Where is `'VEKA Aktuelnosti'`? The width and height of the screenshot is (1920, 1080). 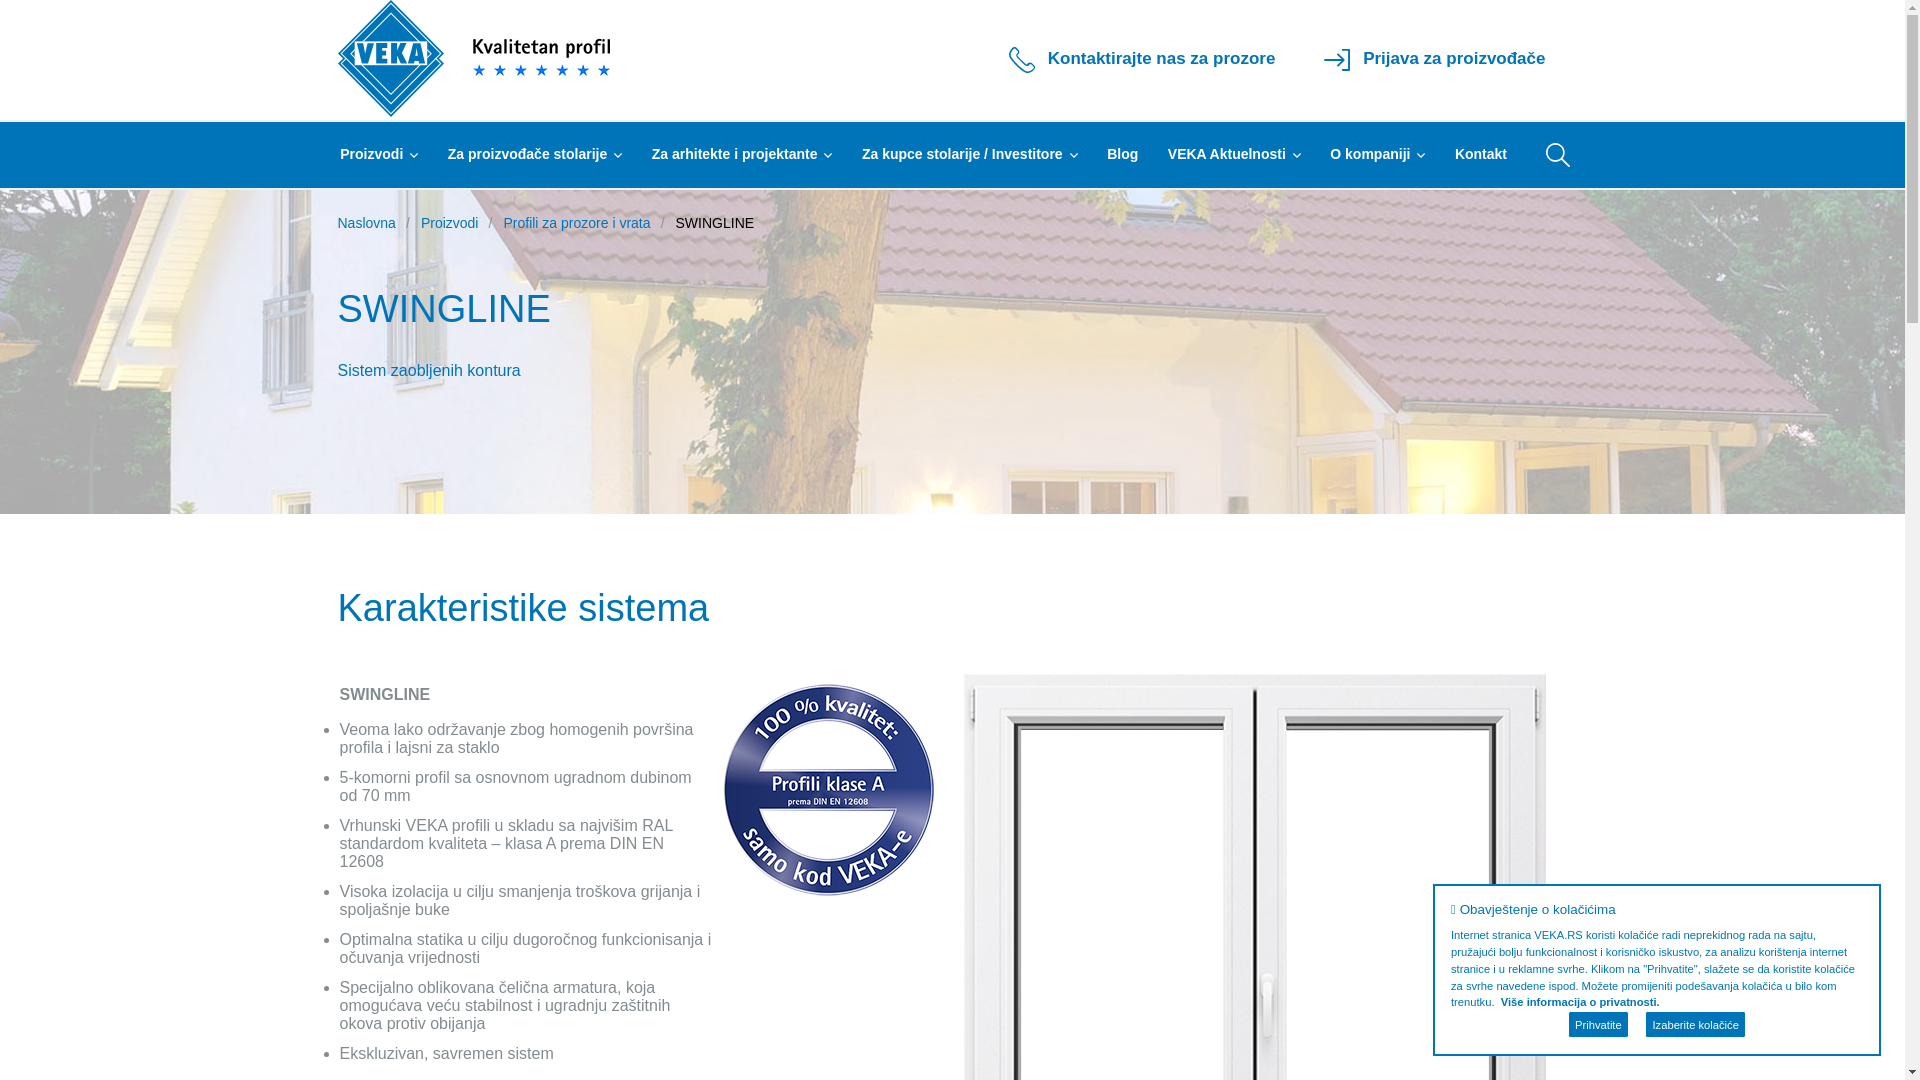 'VEKA Aktuelnosti' is located at coordinates (1233, 154).